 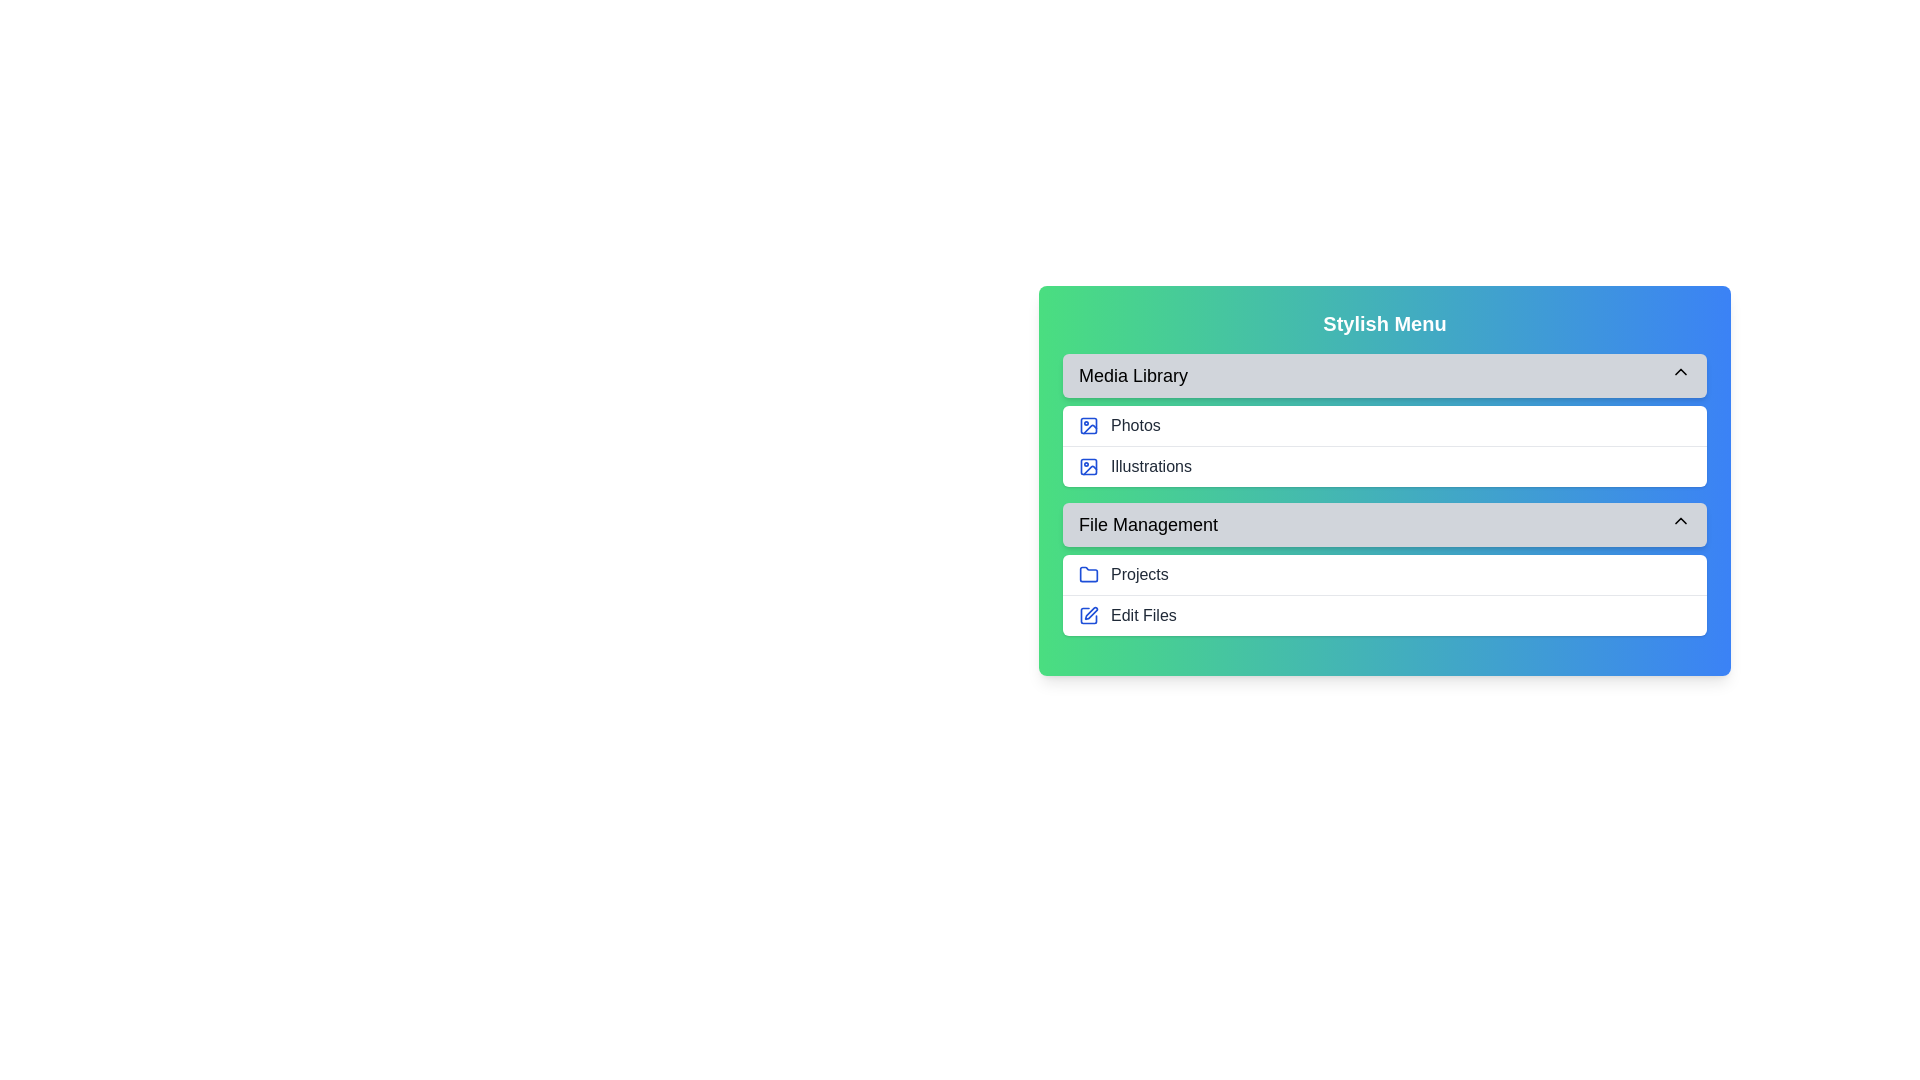 What do you see at coordinates (1384, 419) in the screenshot?
I see `an item from the 'Media Library' dropdown menu by clicking on it, which contains options like 'Photos' and 'Illustrations'` at bounding box center [1384, 419].